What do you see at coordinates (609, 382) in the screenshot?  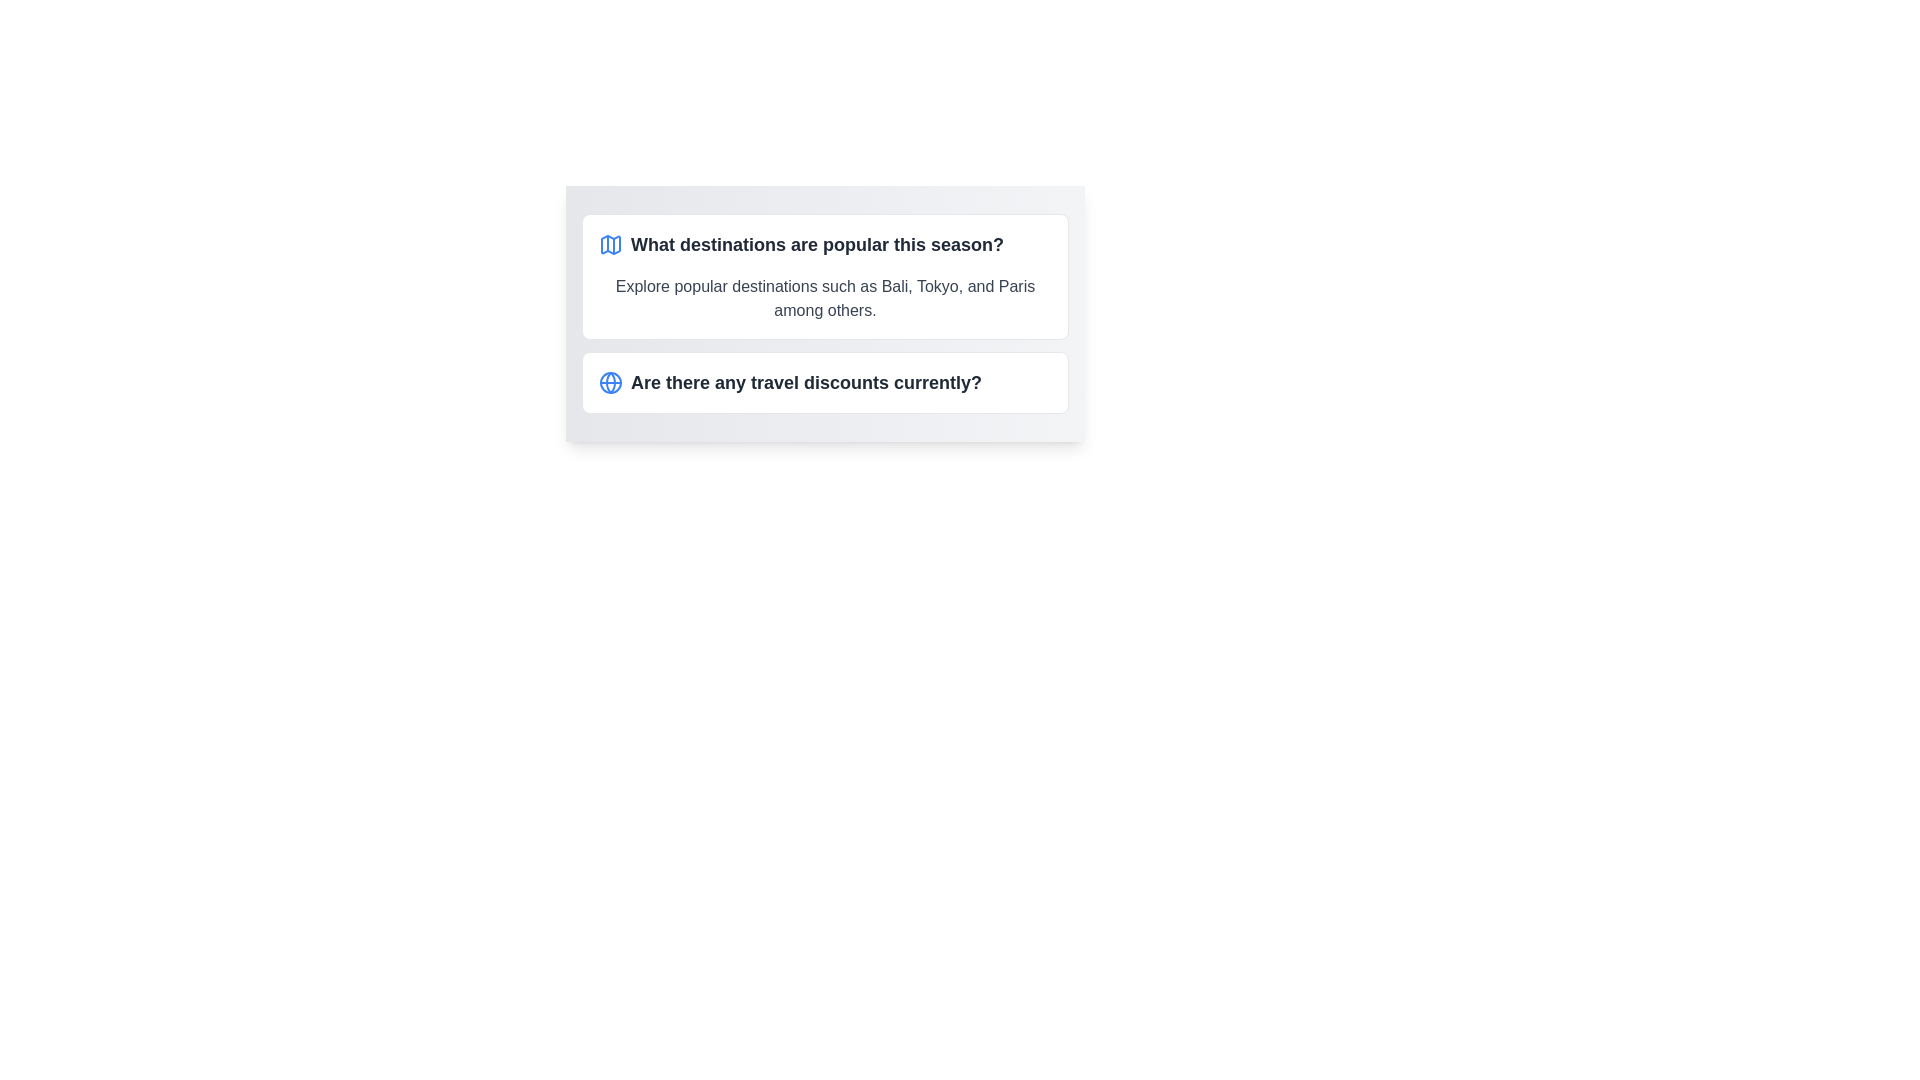 I see `the blue globe icon (SVG graphic) located to the left of the question 'Are there any travel discounts currently?' to bring up a context menu` at bounding box center [609, 382].